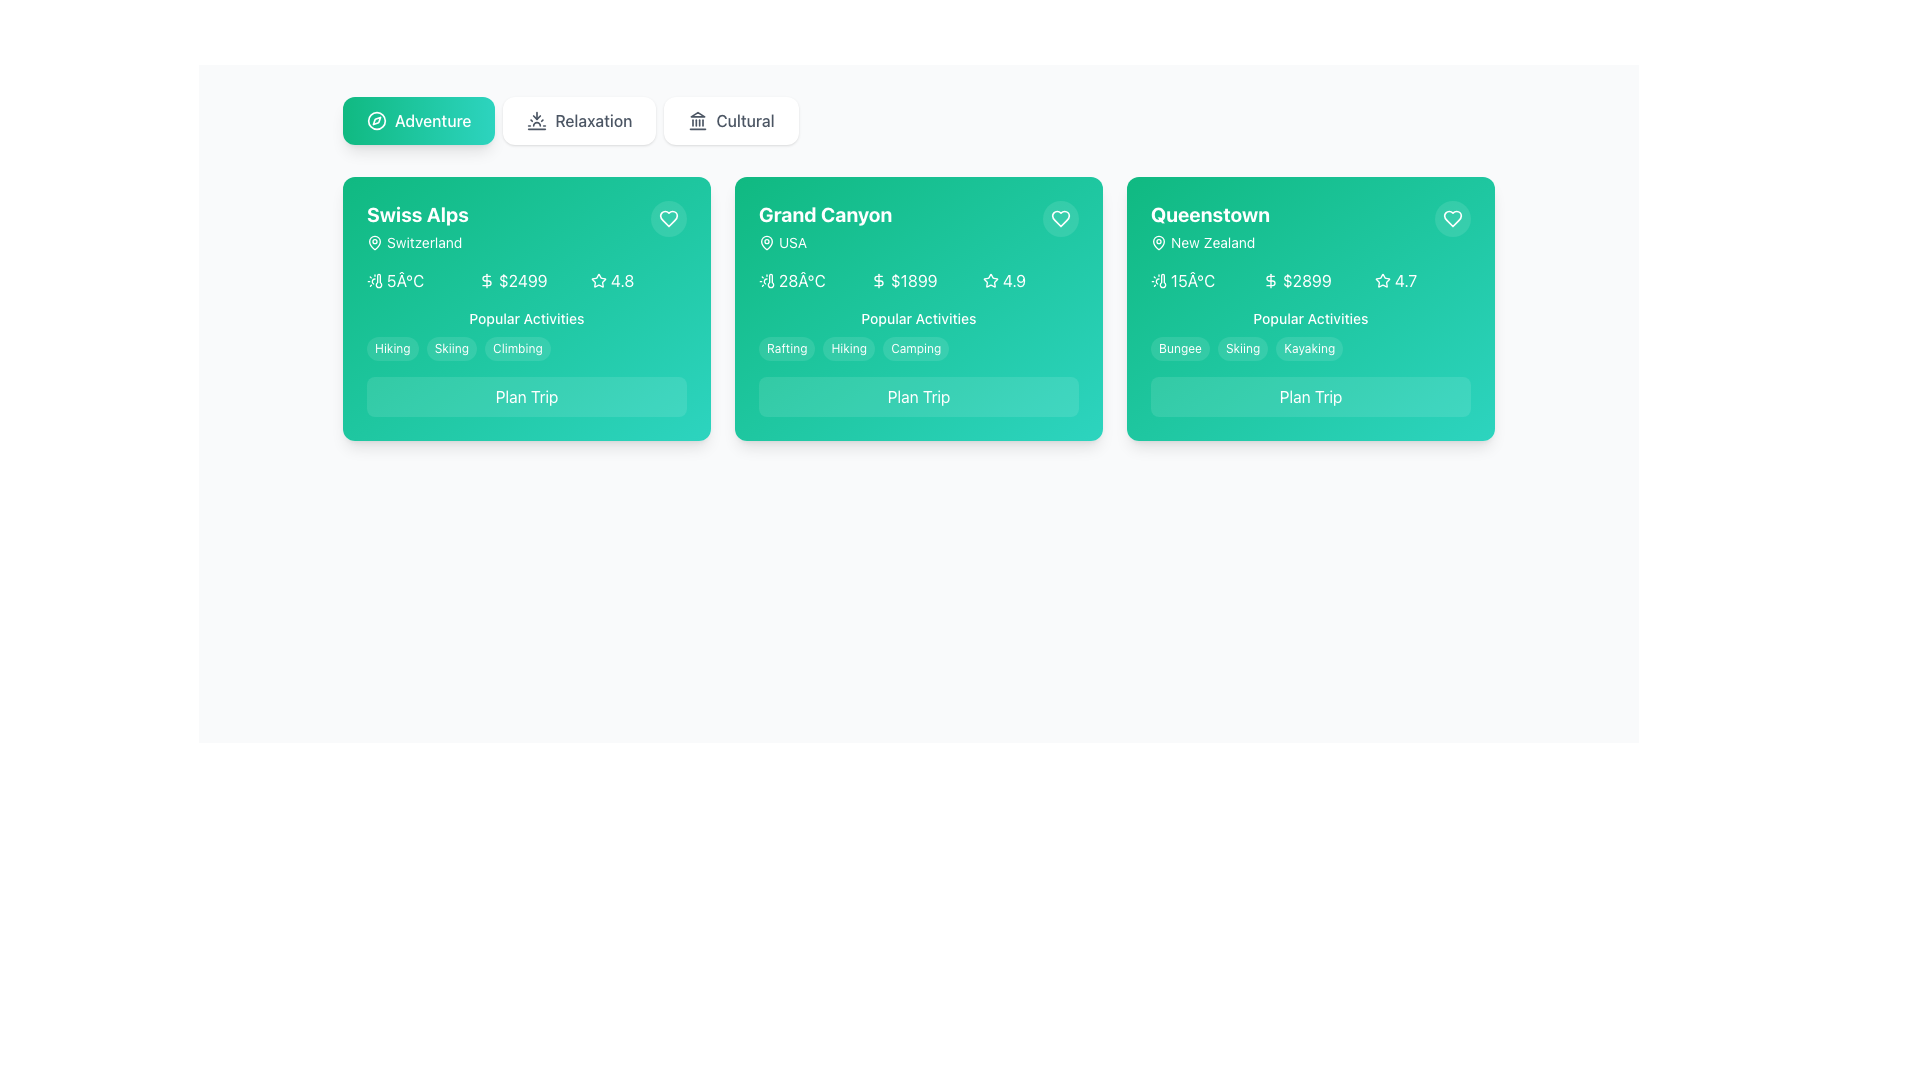  Describe the element at coordinates (1180, 347) in the screenshot. I see `the first activity label 'Bungee' in the 'Popular Activities' section of the Queenstown destination card` at that location.